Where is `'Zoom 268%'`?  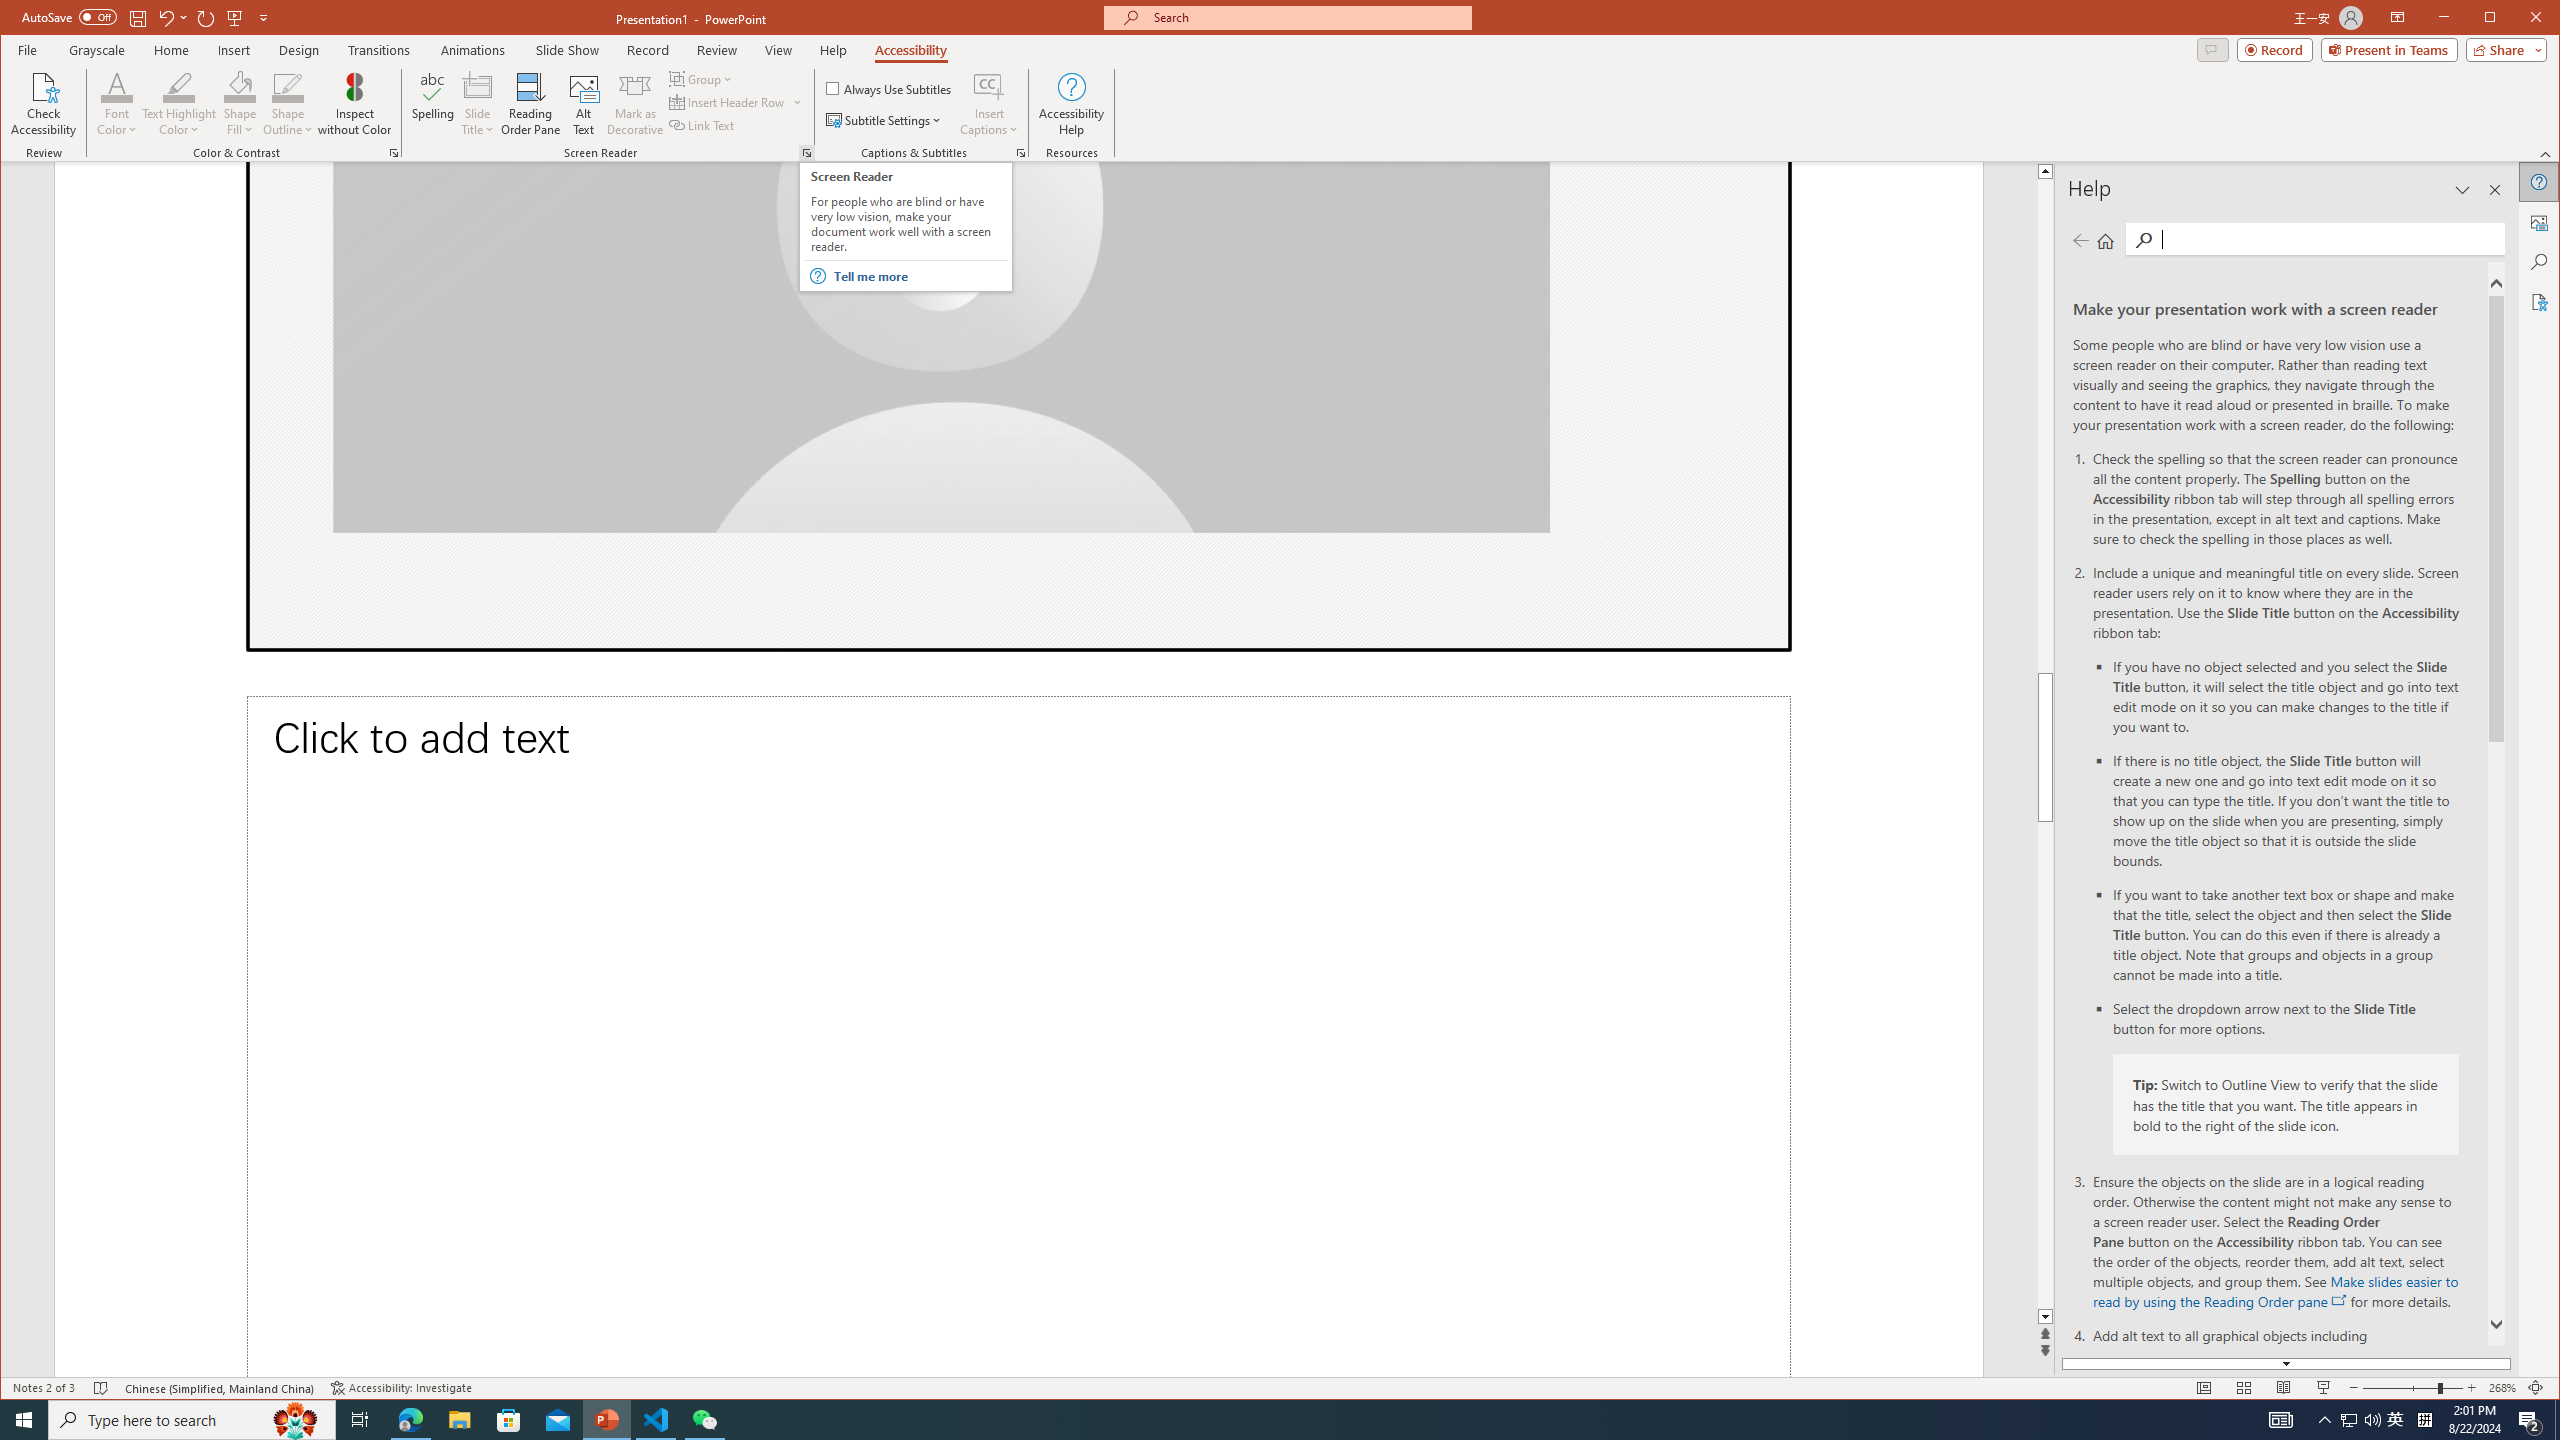
'Zoom 268%' is located at coordinates (2502, 1387).